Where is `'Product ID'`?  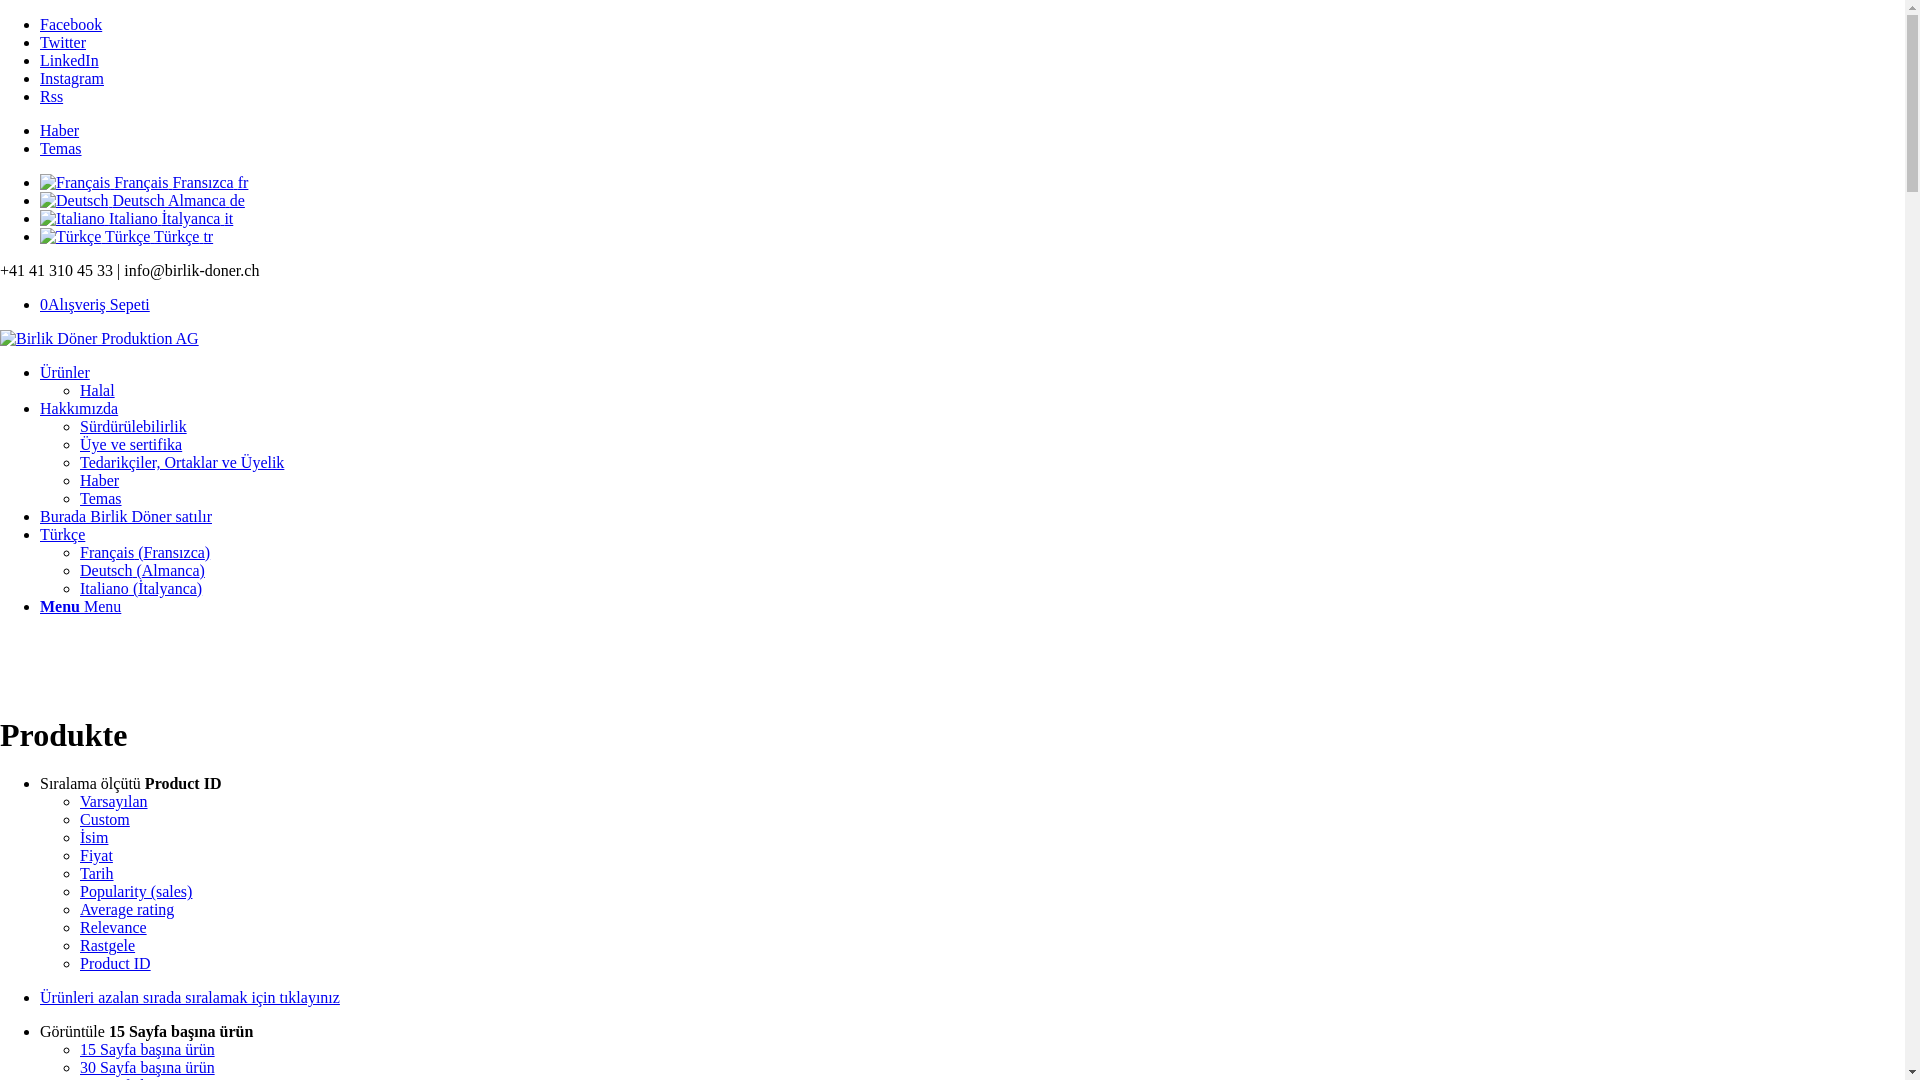 'Product ID' is located at coordinates (114, 962).